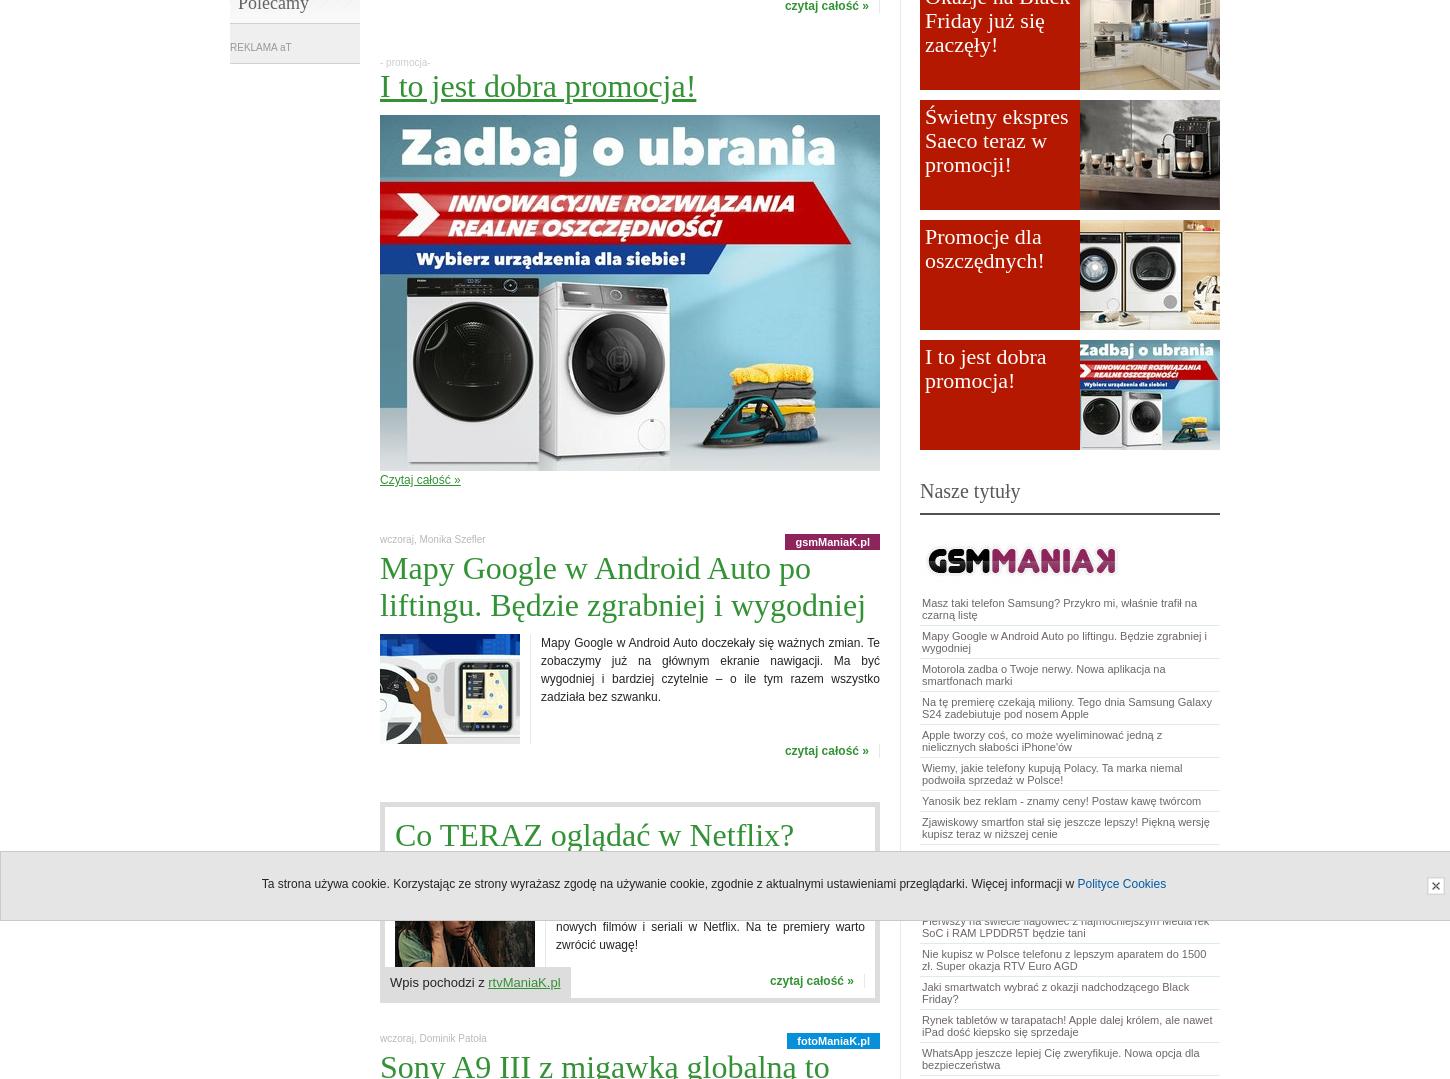 The width and height of the screenshot is (1450, 1079). I want to click on 'Świetny ekspres Saeco teraz w promocji!', so click(996, 139).